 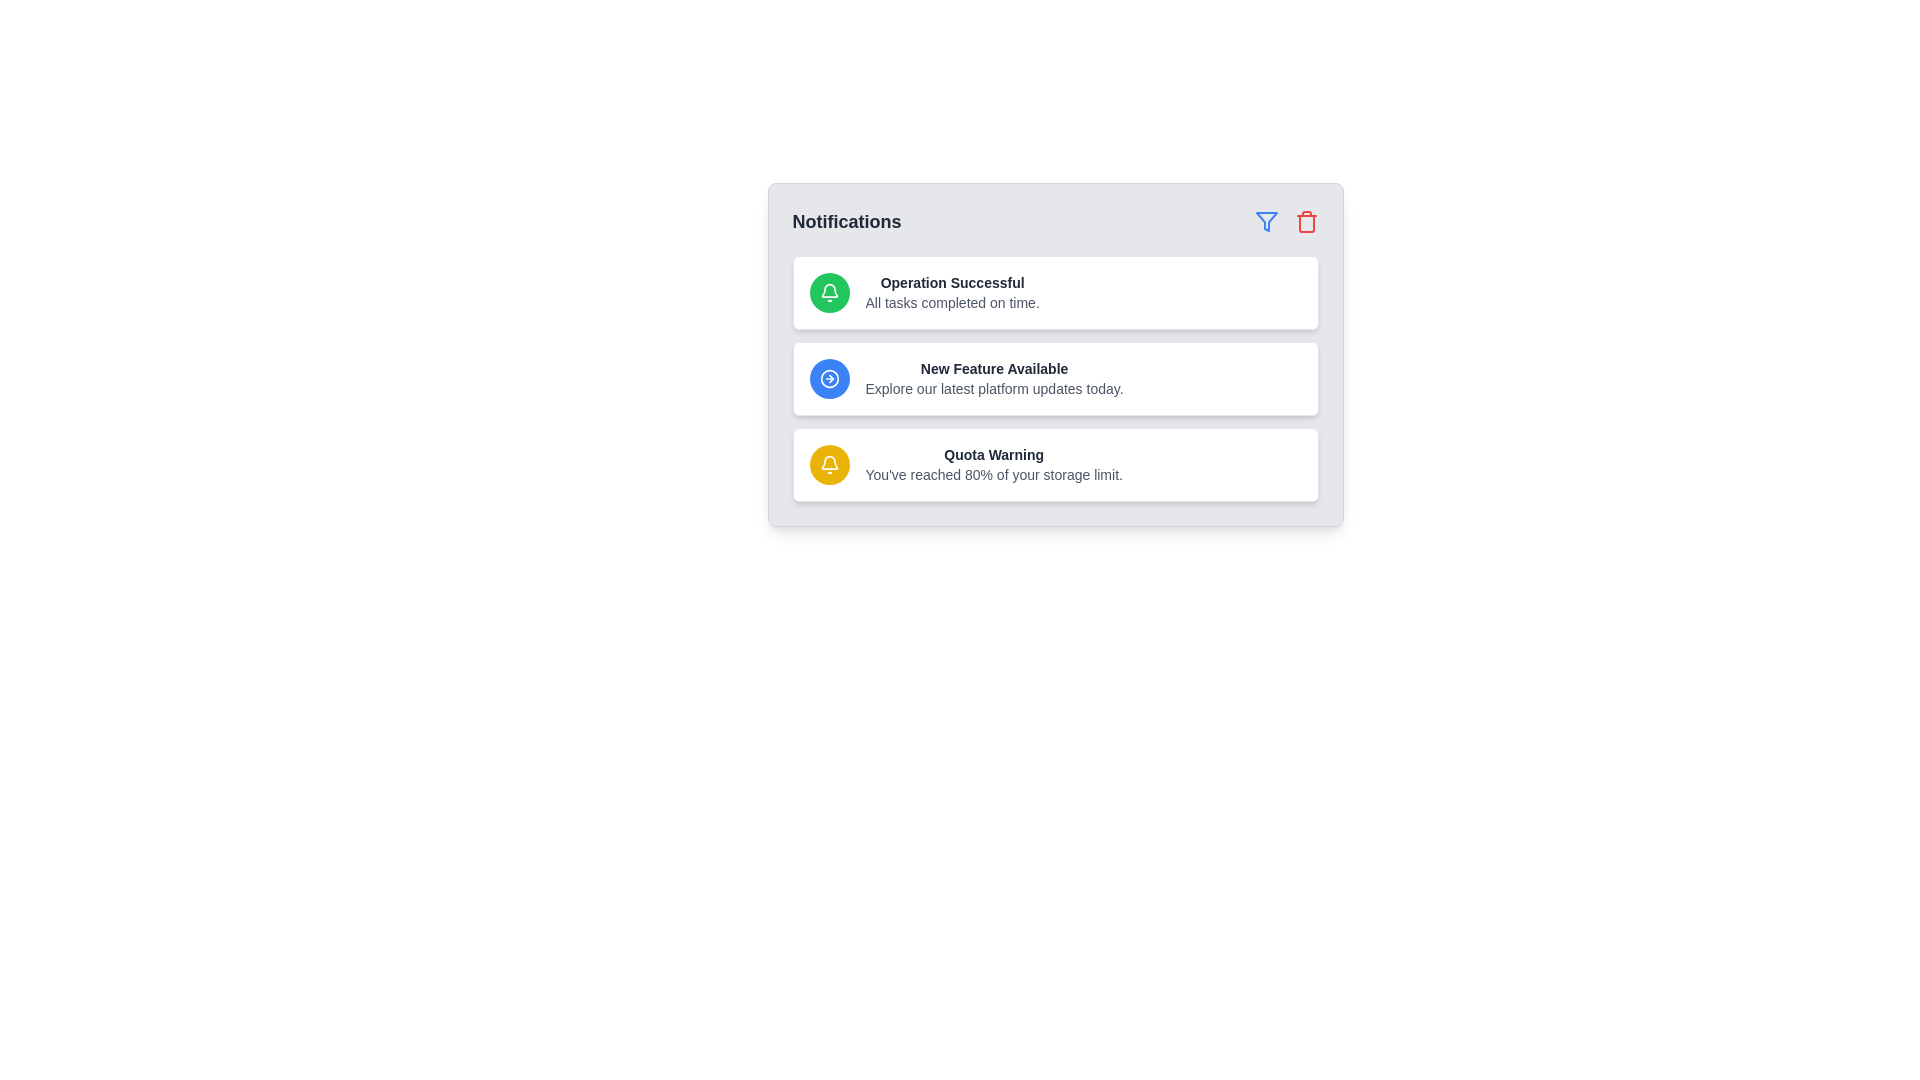 What do you see at coordinates (994, 465) in the screenshot?
I see `warning message from the third notification card in the application's notification panel, located to the right of the yellow bell icon` at bounding box center [994, 465].